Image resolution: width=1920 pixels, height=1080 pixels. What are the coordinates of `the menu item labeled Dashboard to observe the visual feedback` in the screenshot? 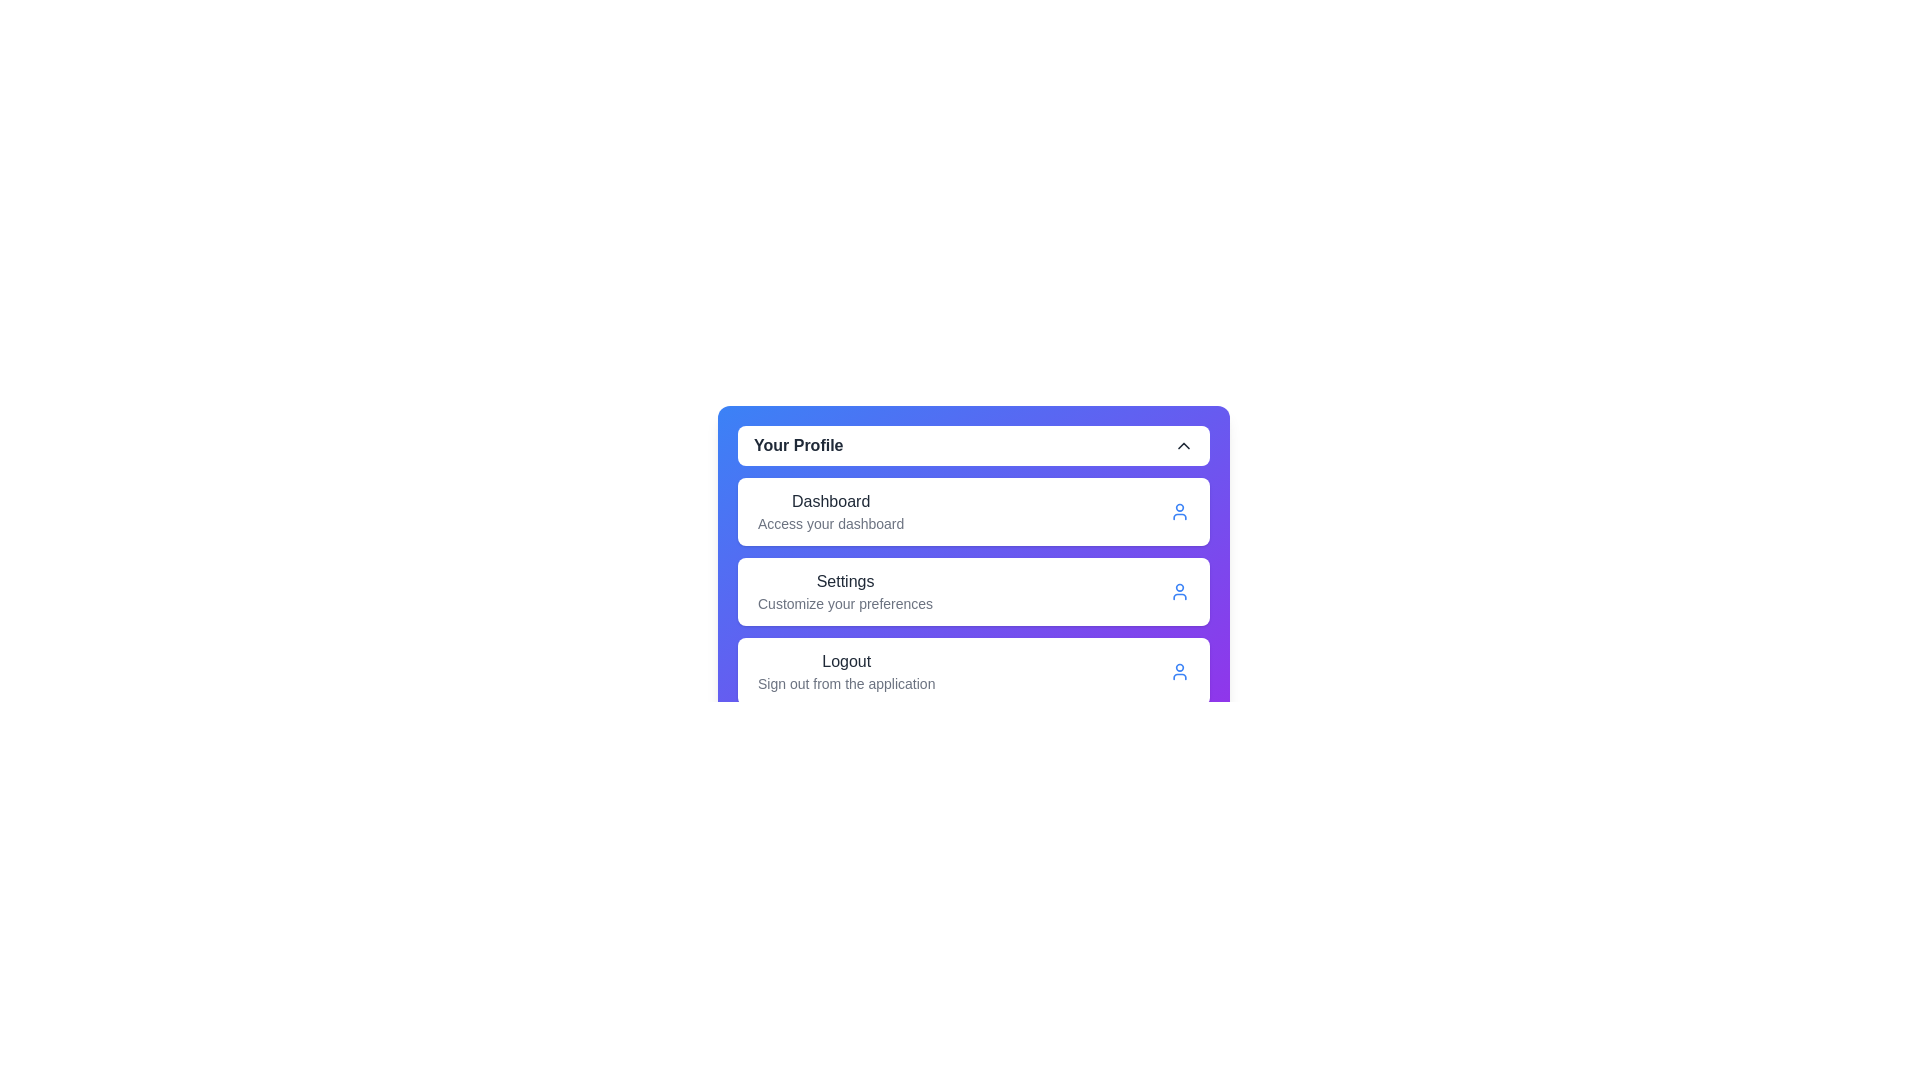 It's located at (830, 511).